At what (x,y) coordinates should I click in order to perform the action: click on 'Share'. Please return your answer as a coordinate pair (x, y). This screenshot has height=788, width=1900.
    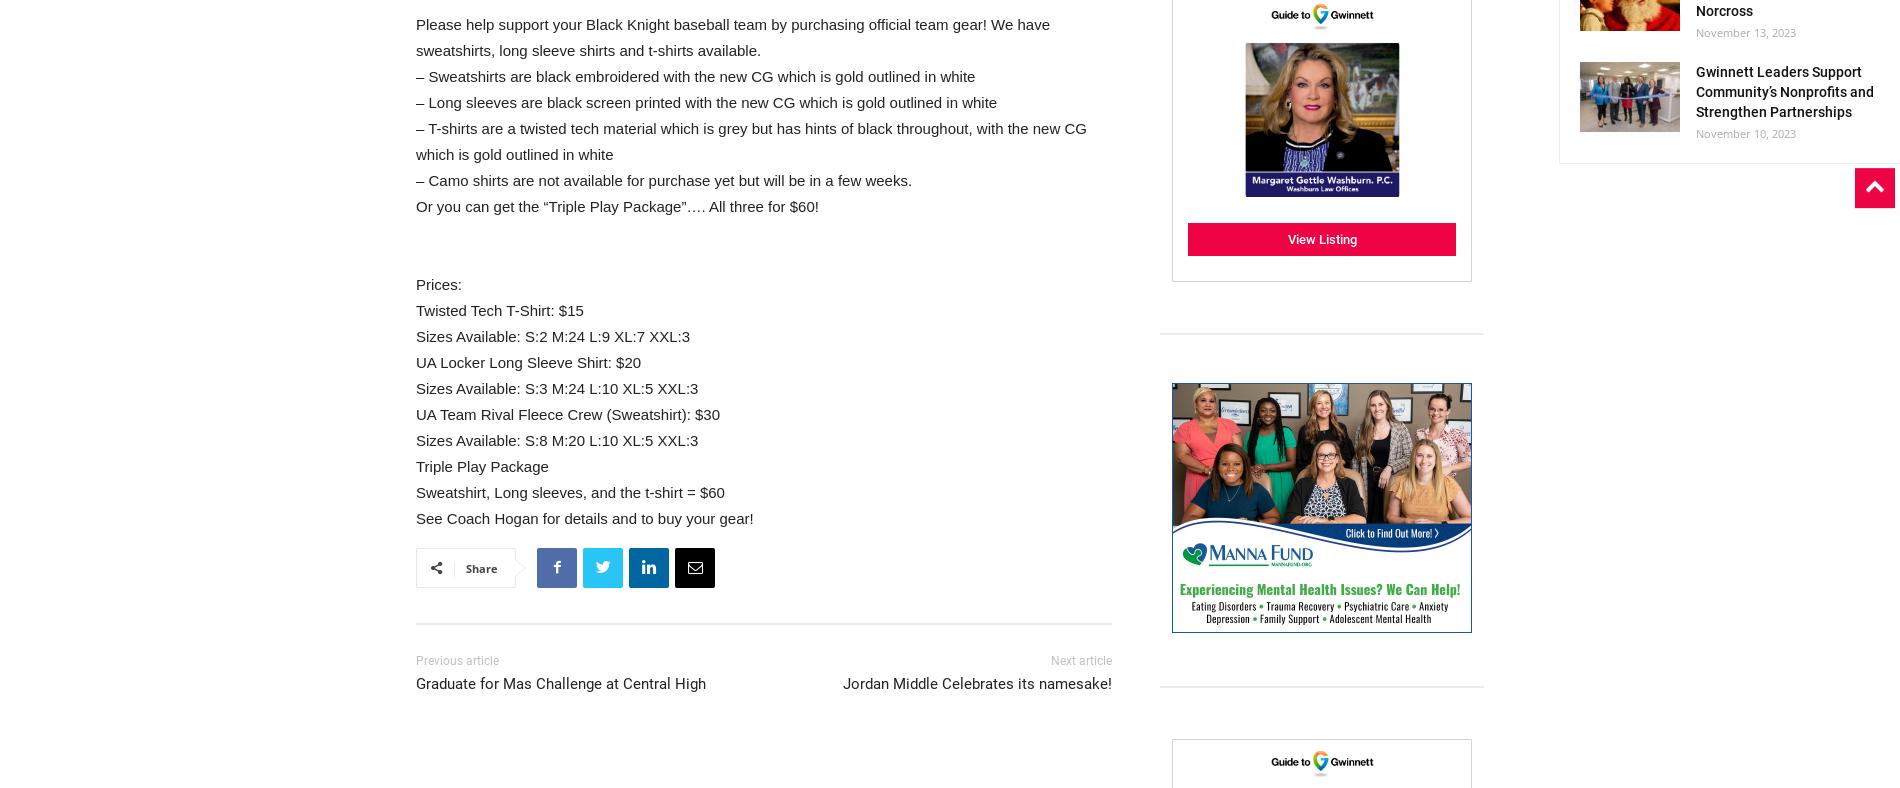
    Looking at the image, I should click on (482, 567).